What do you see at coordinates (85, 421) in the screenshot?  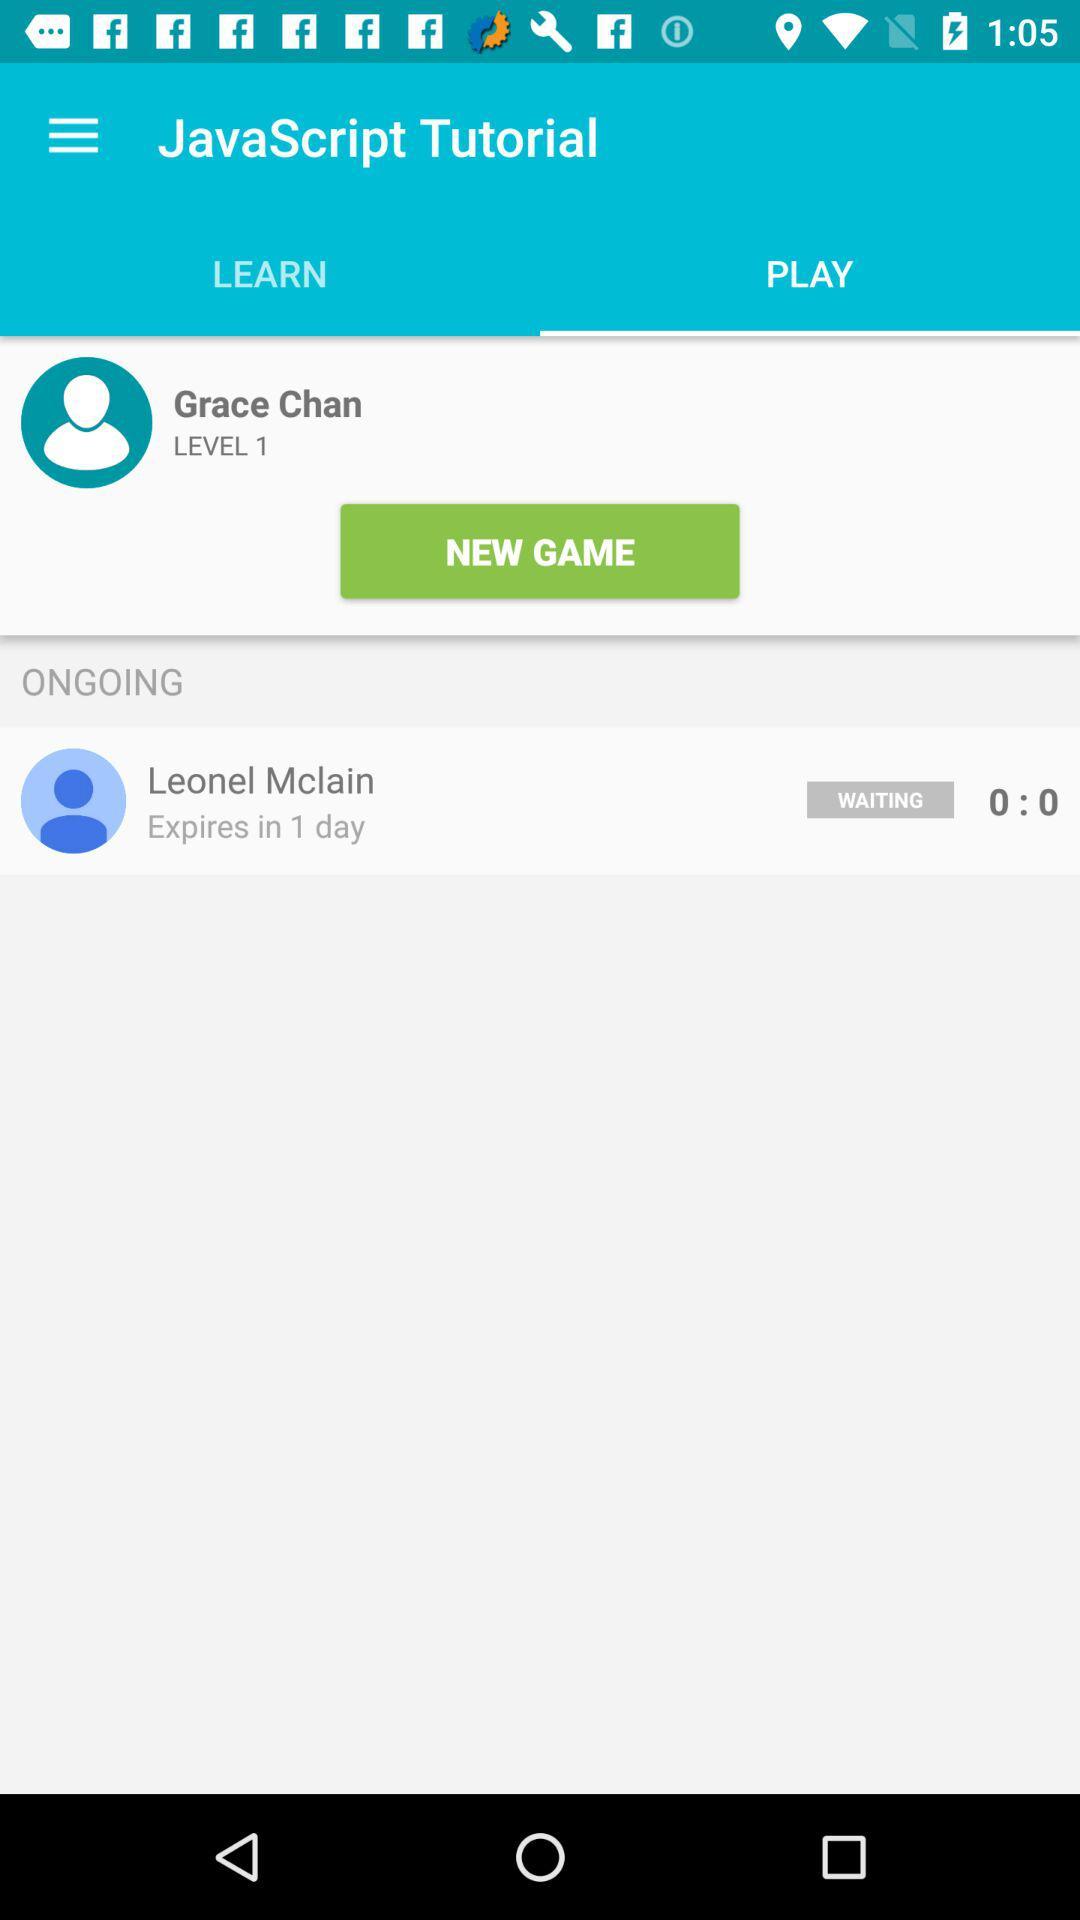 I see `the person icon left to the grace chan on the left hand side` at bounding box center [85, 421].